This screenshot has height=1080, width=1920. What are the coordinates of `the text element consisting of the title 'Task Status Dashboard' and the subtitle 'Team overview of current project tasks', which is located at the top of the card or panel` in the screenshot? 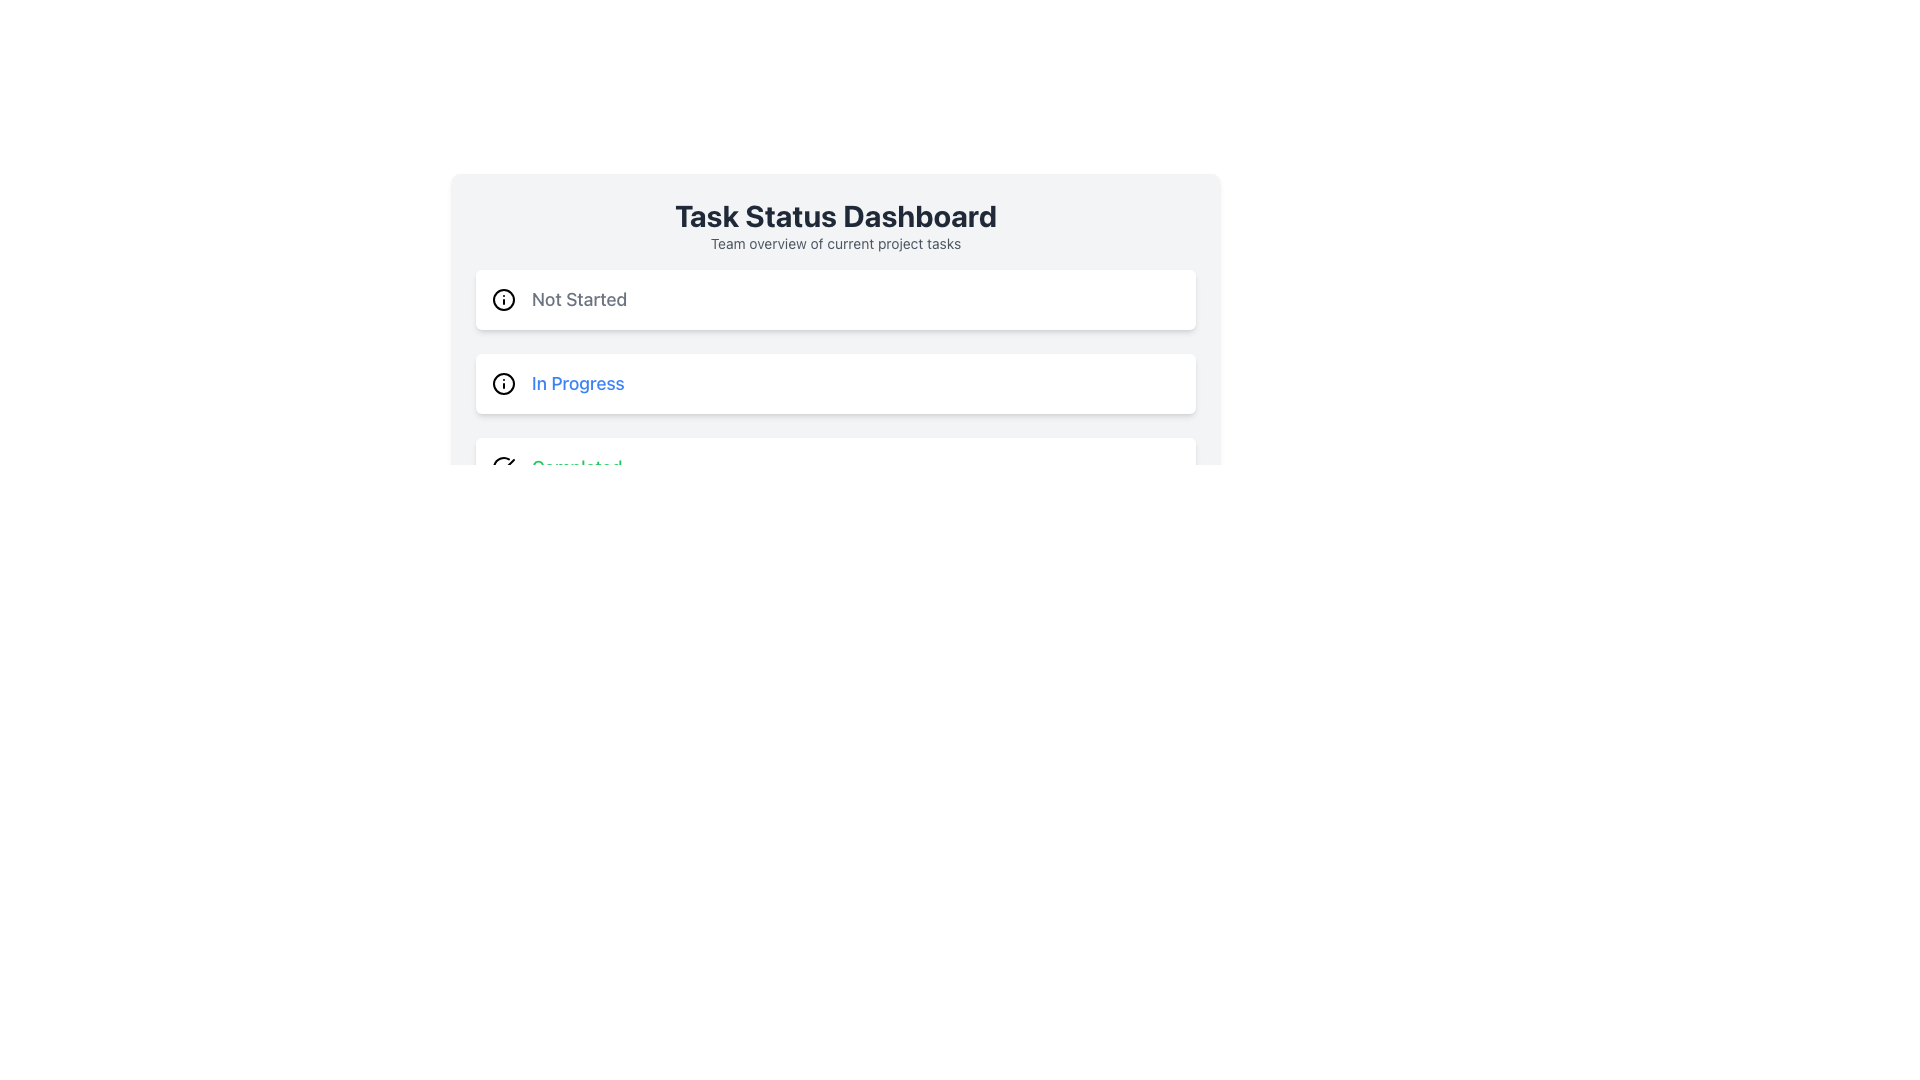 It's located at (835, 225).